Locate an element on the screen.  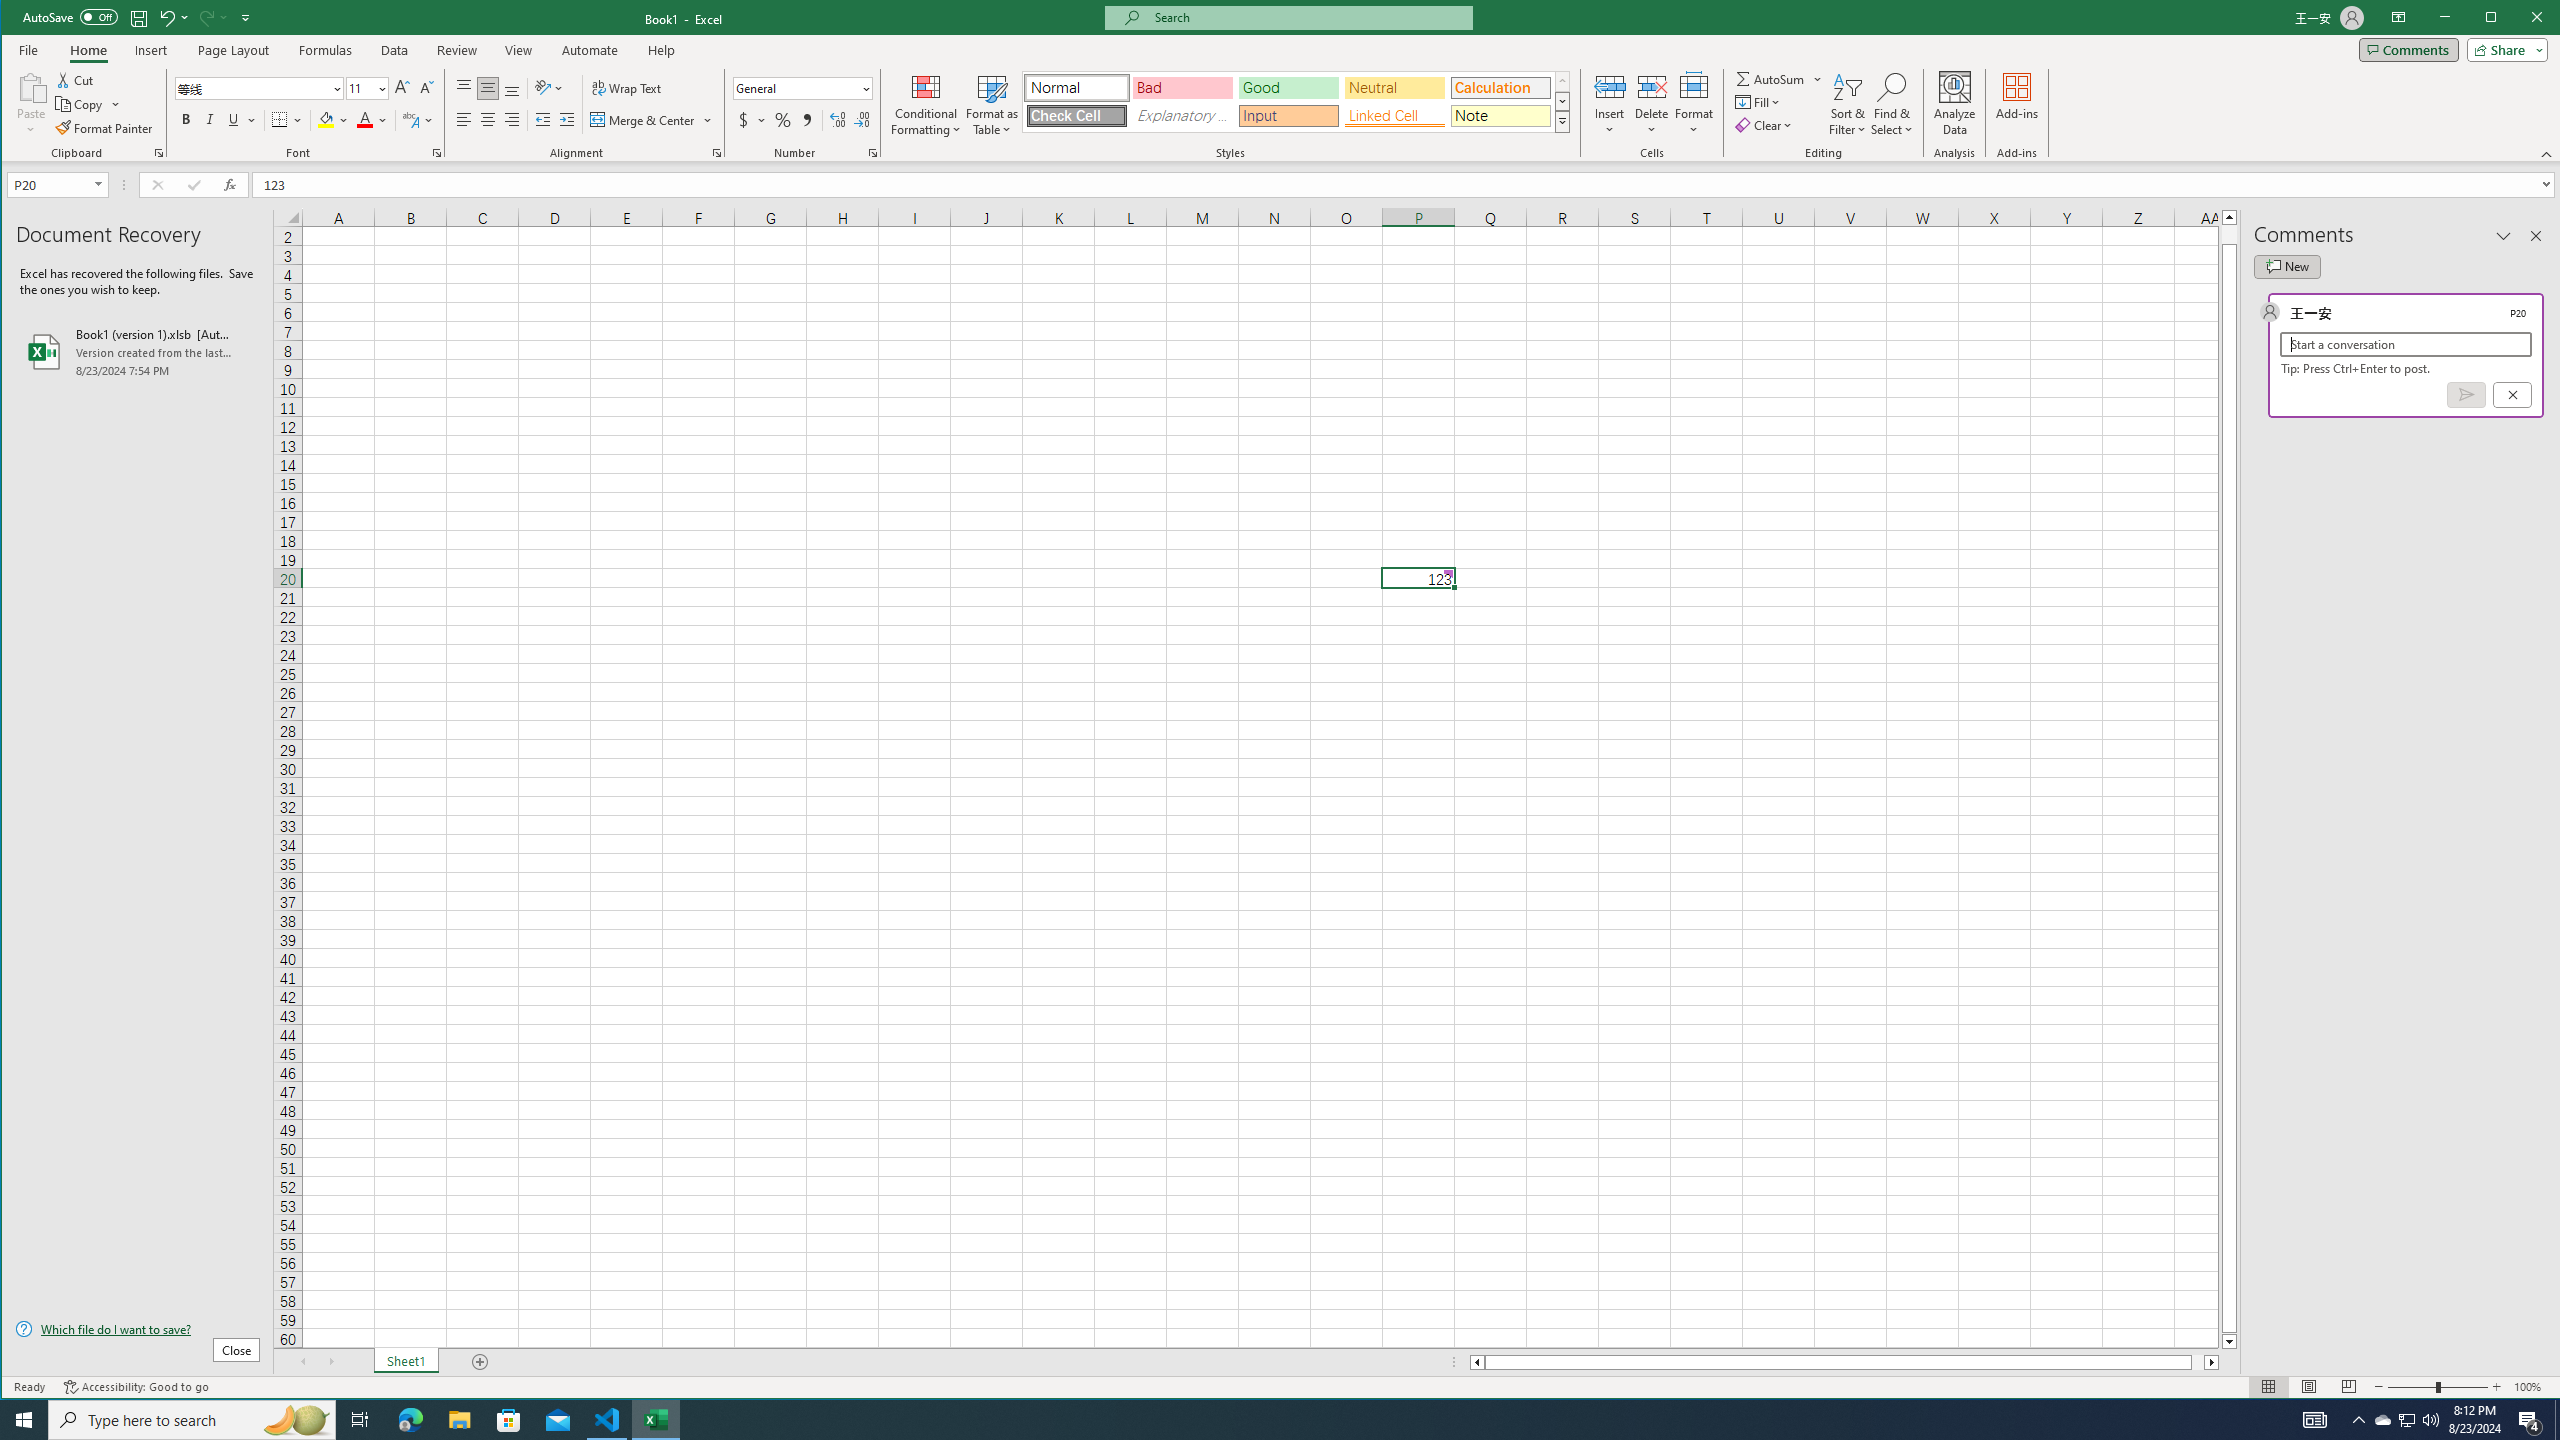
'Format Cell Number' is located at coordinates (872, 153).